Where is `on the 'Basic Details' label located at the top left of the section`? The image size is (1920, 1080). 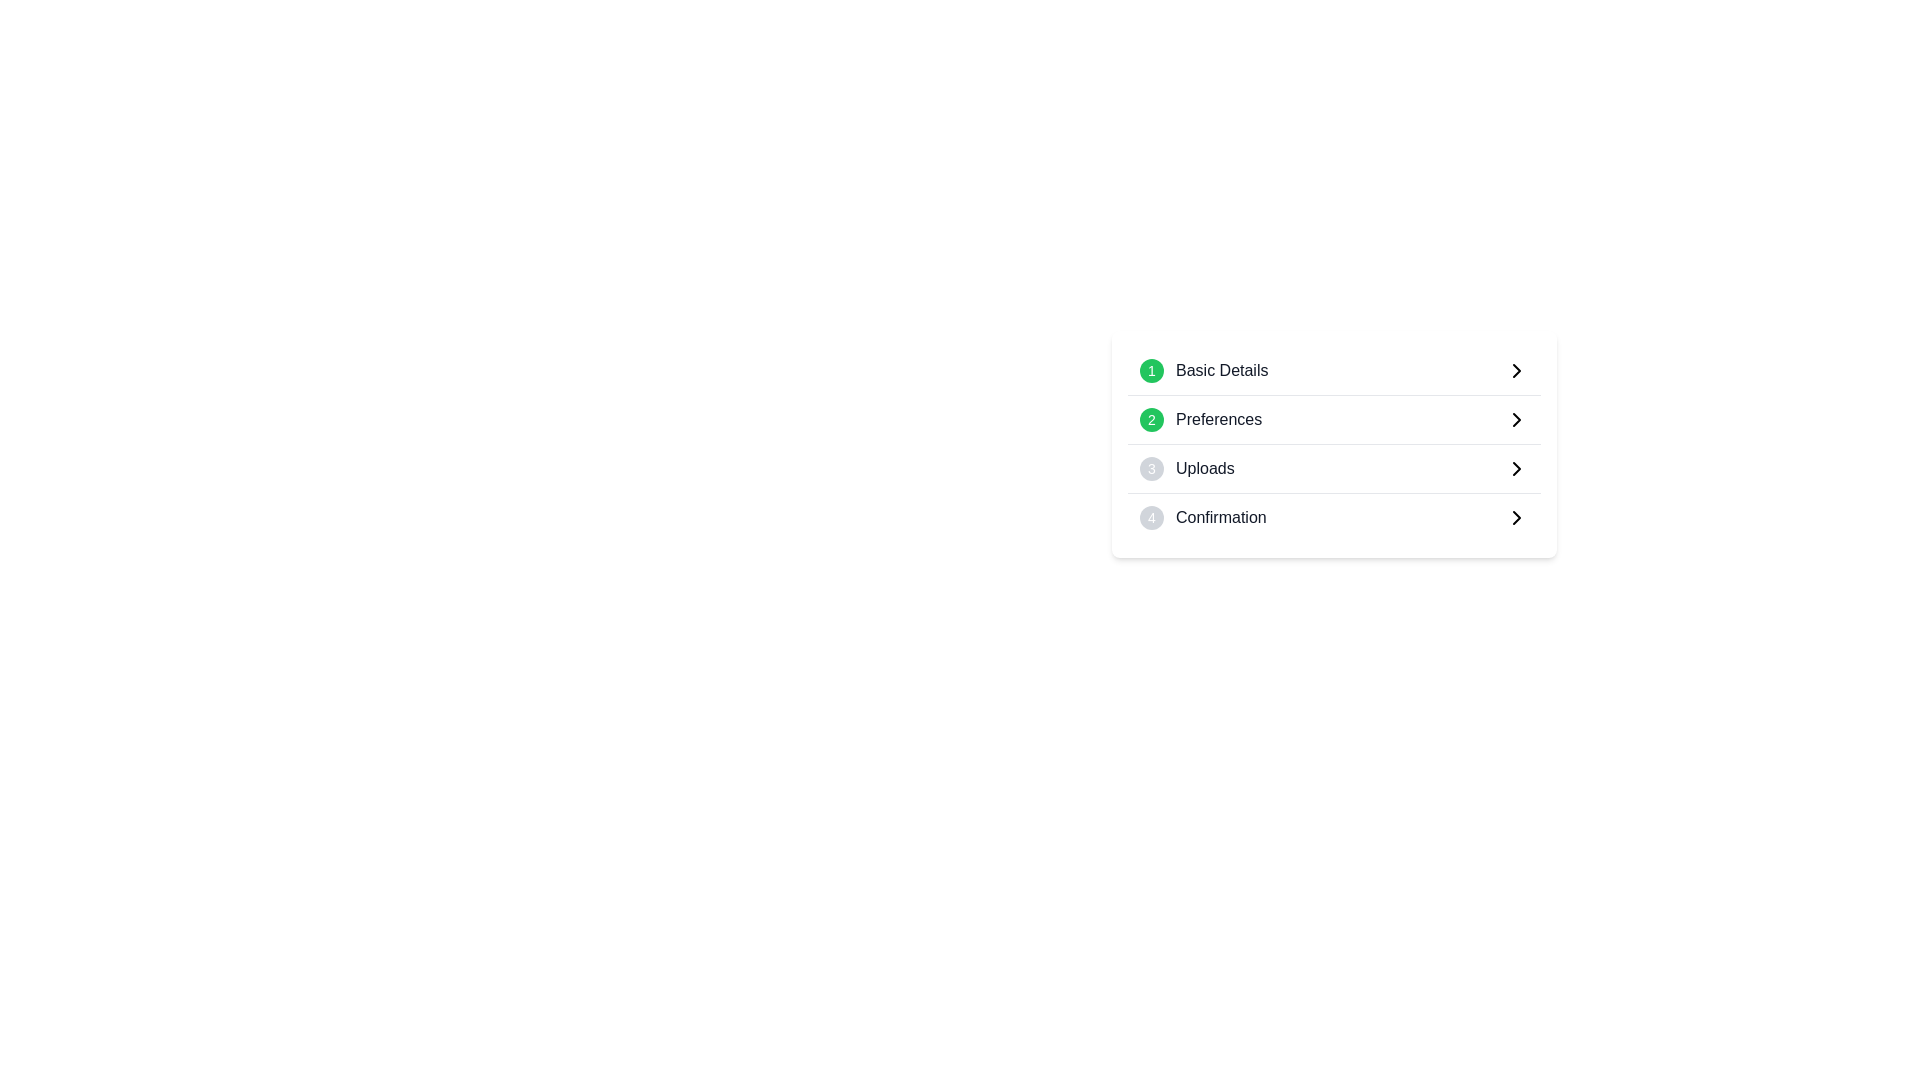 on the 'Basic Details' label located at the top left of the section is located at coordinates (1203, 370).